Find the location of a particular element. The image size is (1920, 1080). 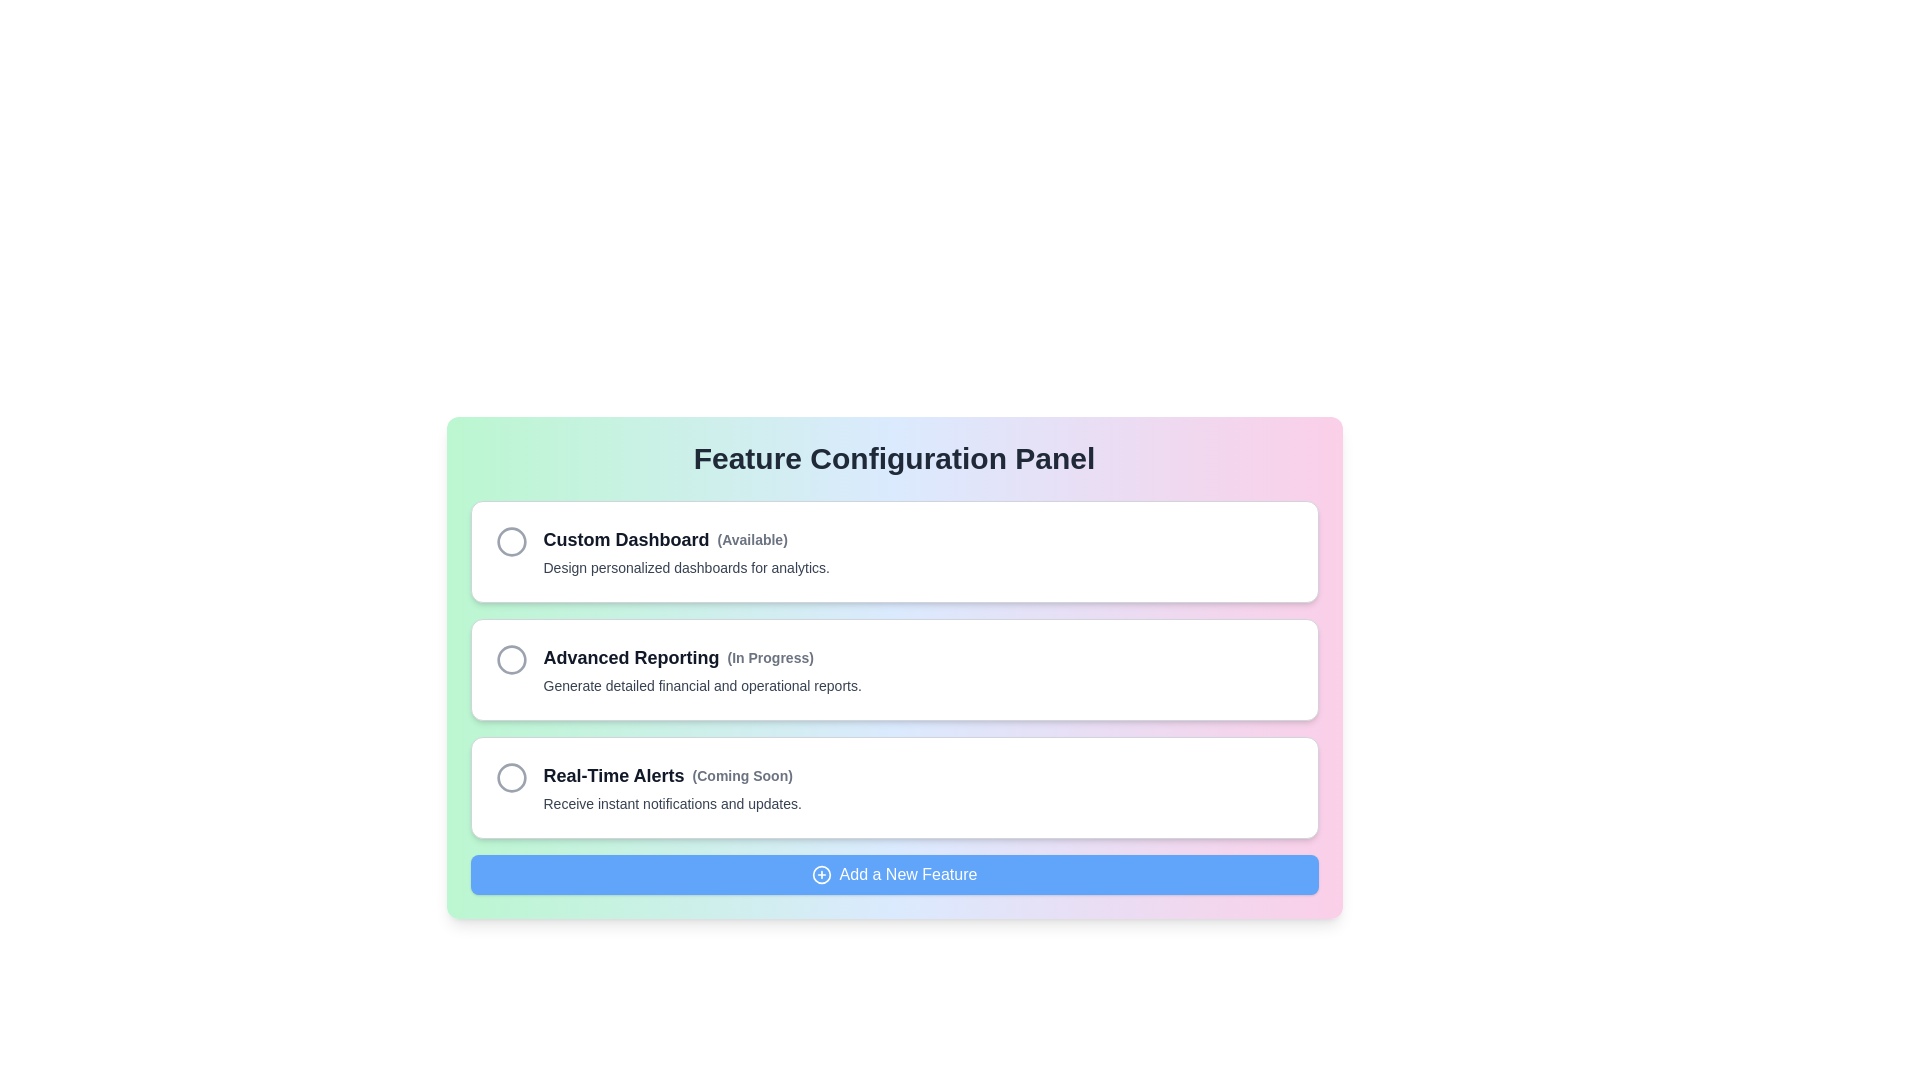

the SVG circle graphic that serves as a selection or status indicator, located to the left of the 'Custom Dashboard' entry in the vertical list of features is located at coordinates (511, 542).